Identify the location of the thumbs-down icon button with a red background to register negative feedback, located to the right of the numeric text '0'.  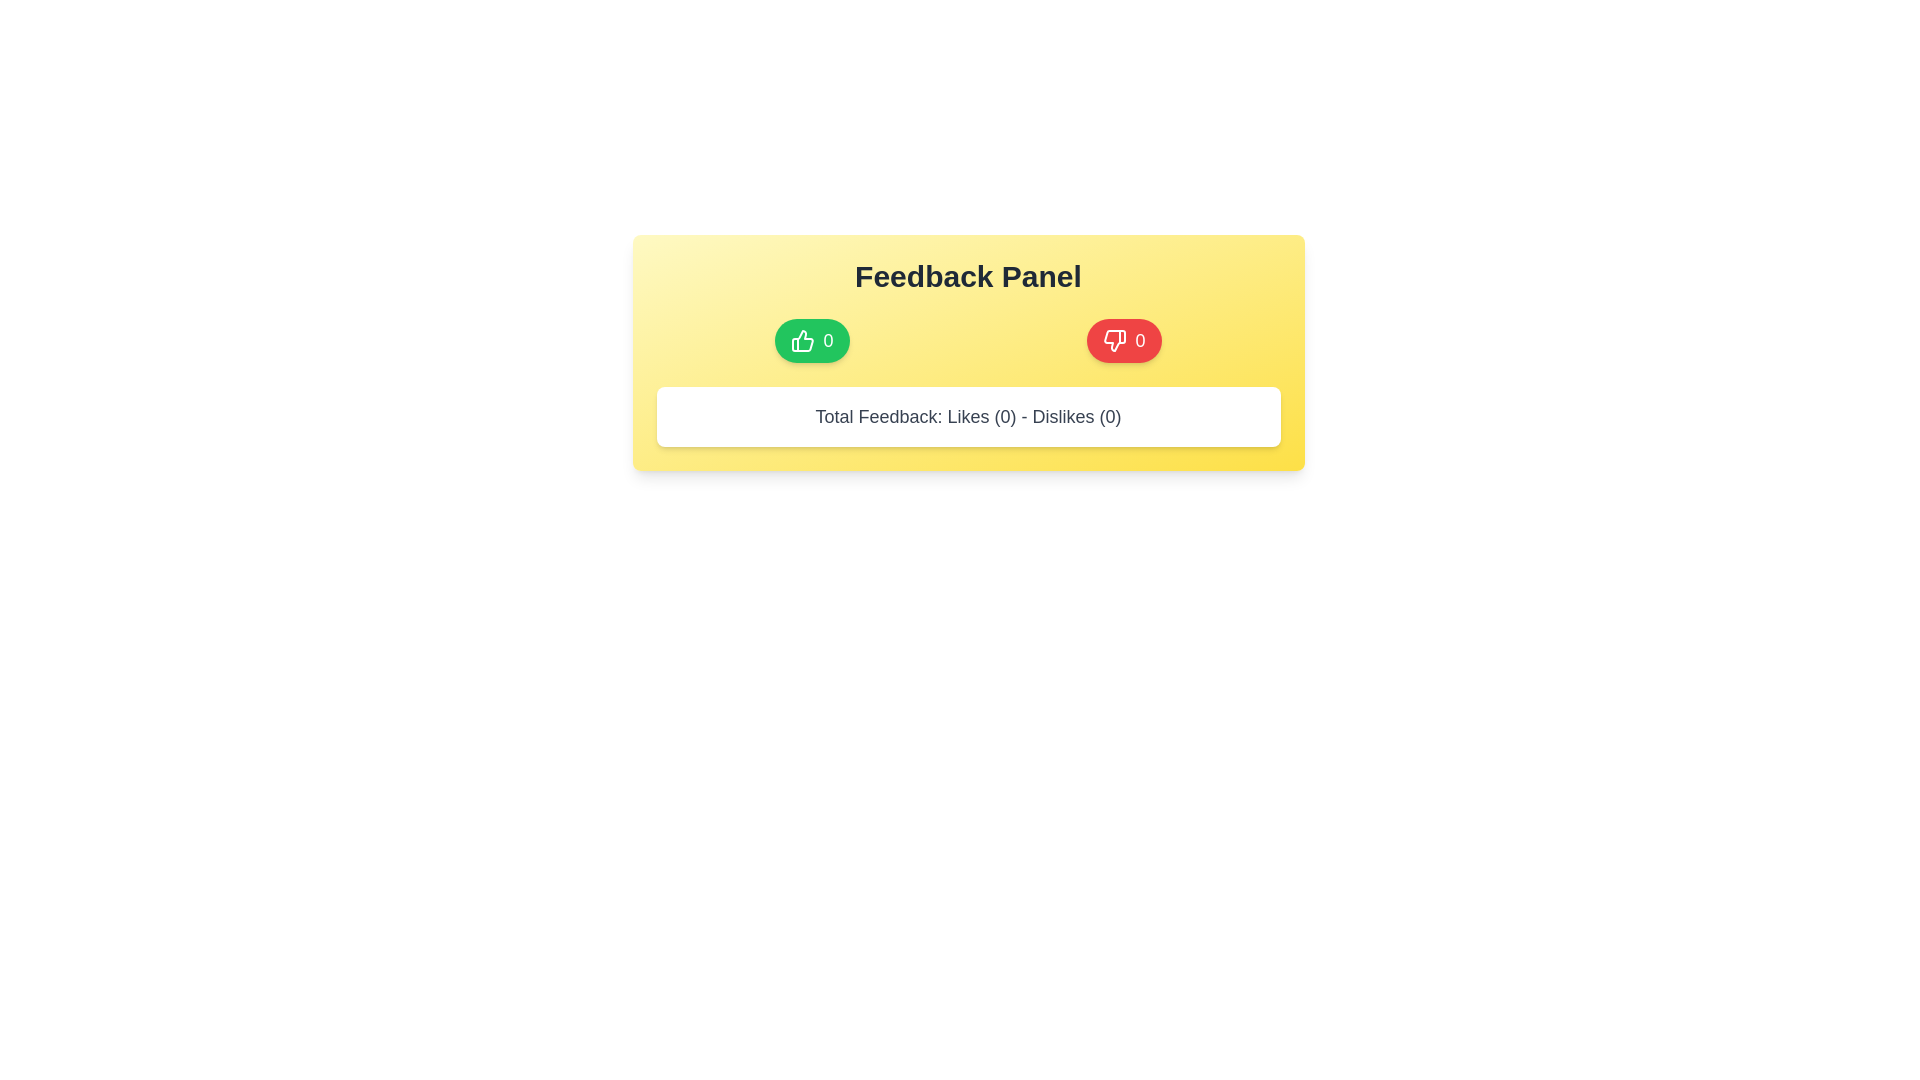
(1114, 339).